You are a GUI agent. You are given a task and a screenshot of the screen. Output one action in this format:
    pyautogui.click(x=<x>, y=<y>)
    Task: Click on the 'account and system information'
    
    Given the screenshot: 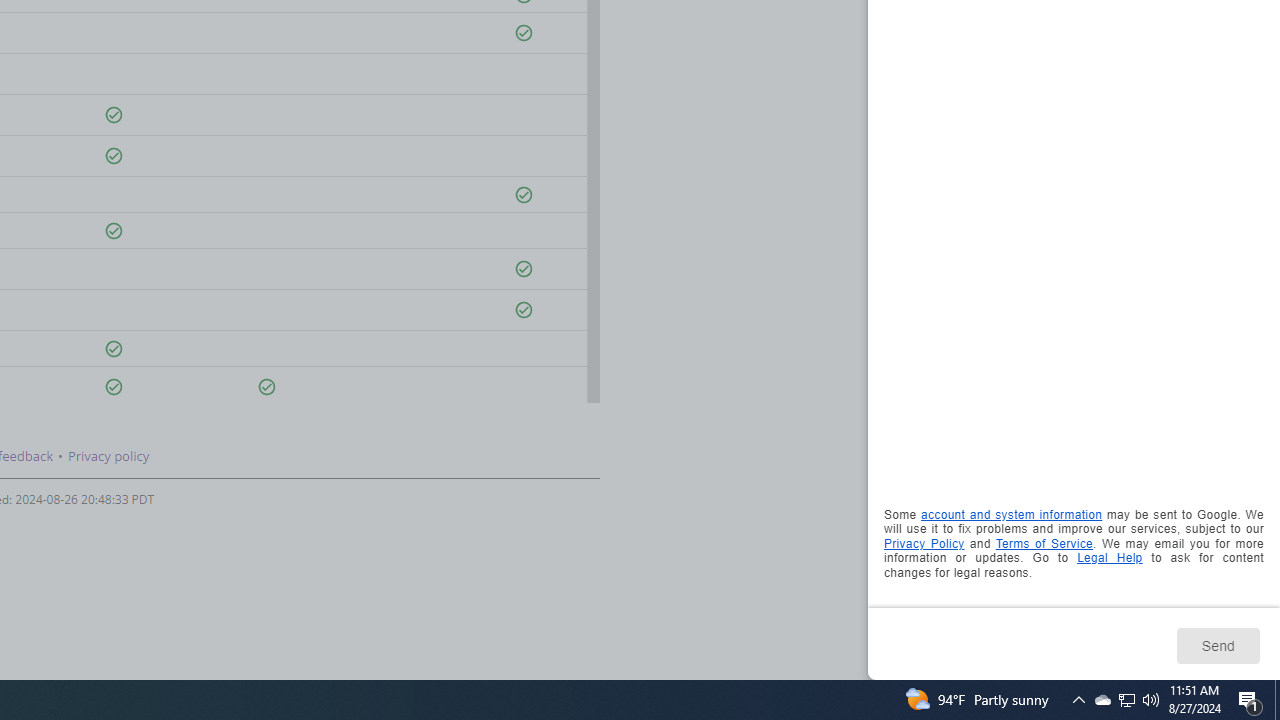 What is the action you would take?
    pyautogui.click(x=1012, y=514)
    